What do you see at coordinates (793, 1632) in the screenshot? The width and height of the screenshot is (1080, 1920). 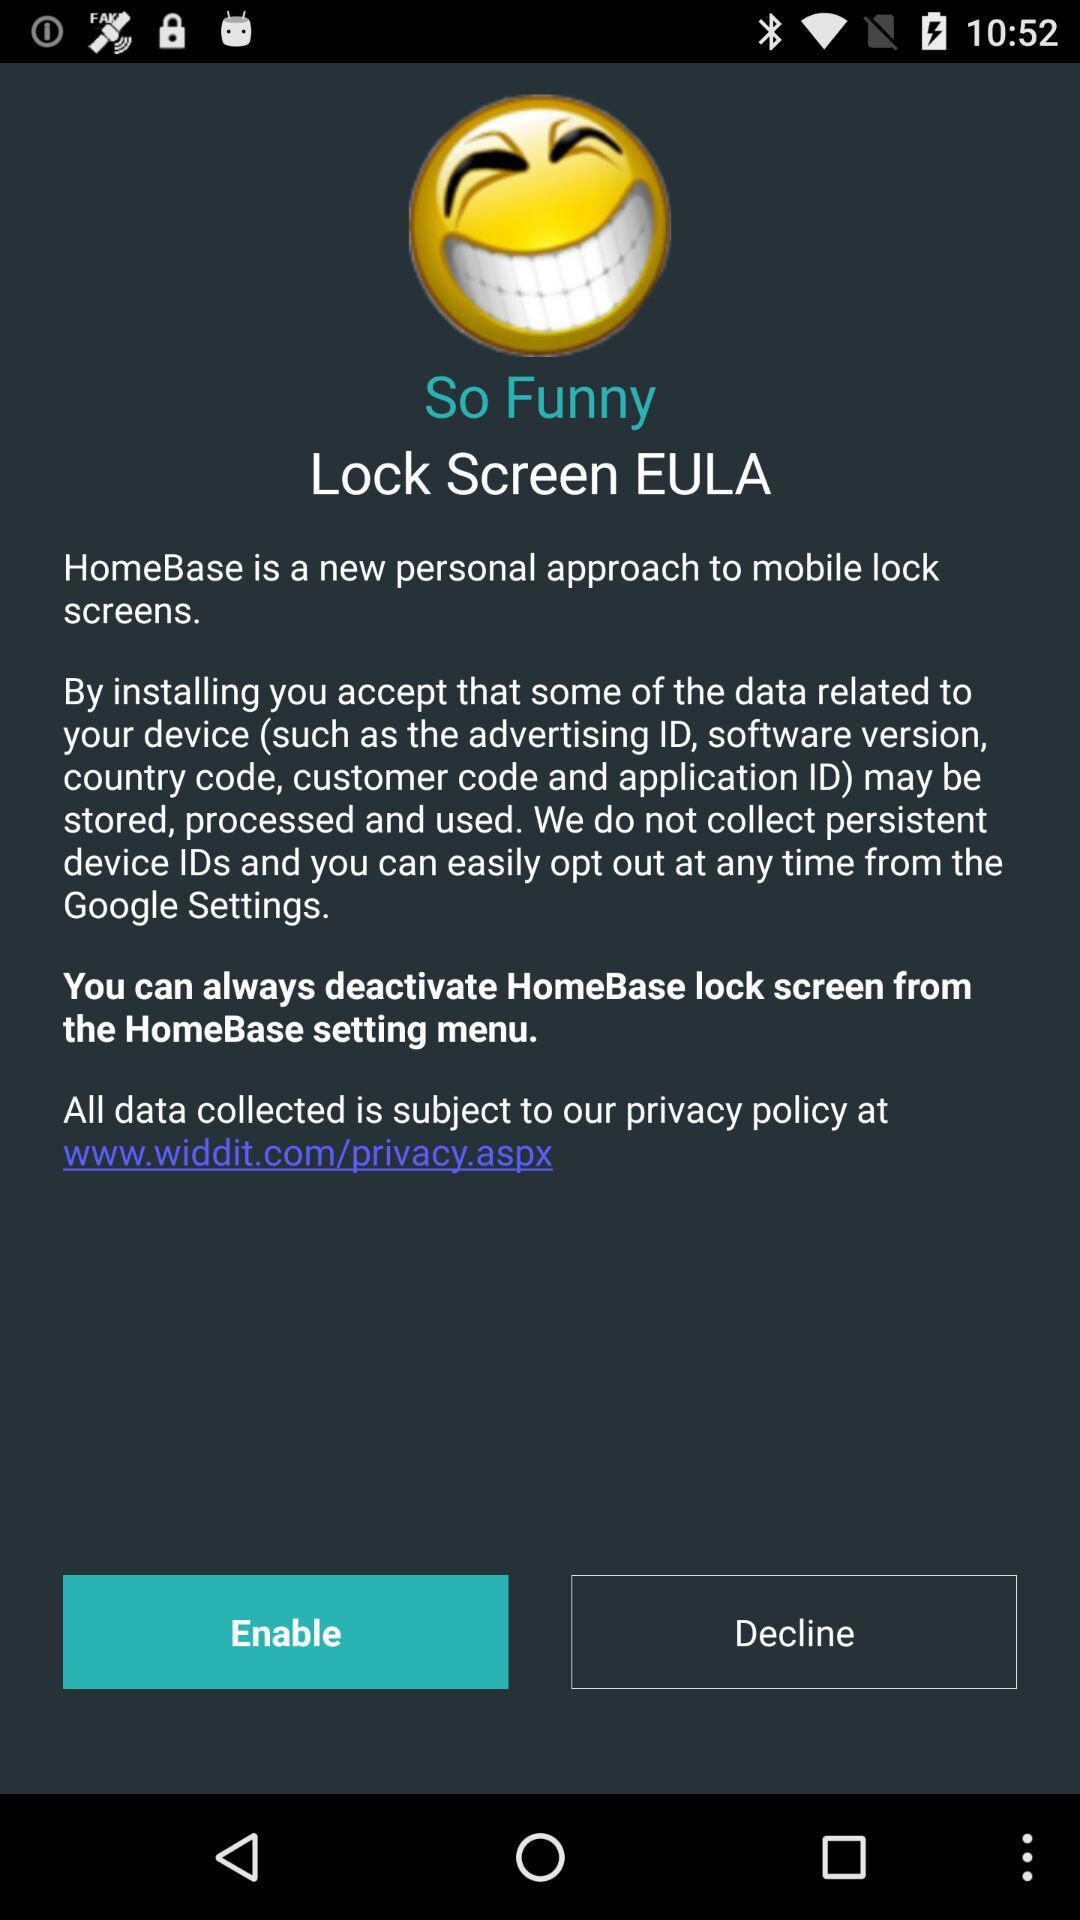 I see `item at the bottom right corner` at bounding box center [793, 1632].